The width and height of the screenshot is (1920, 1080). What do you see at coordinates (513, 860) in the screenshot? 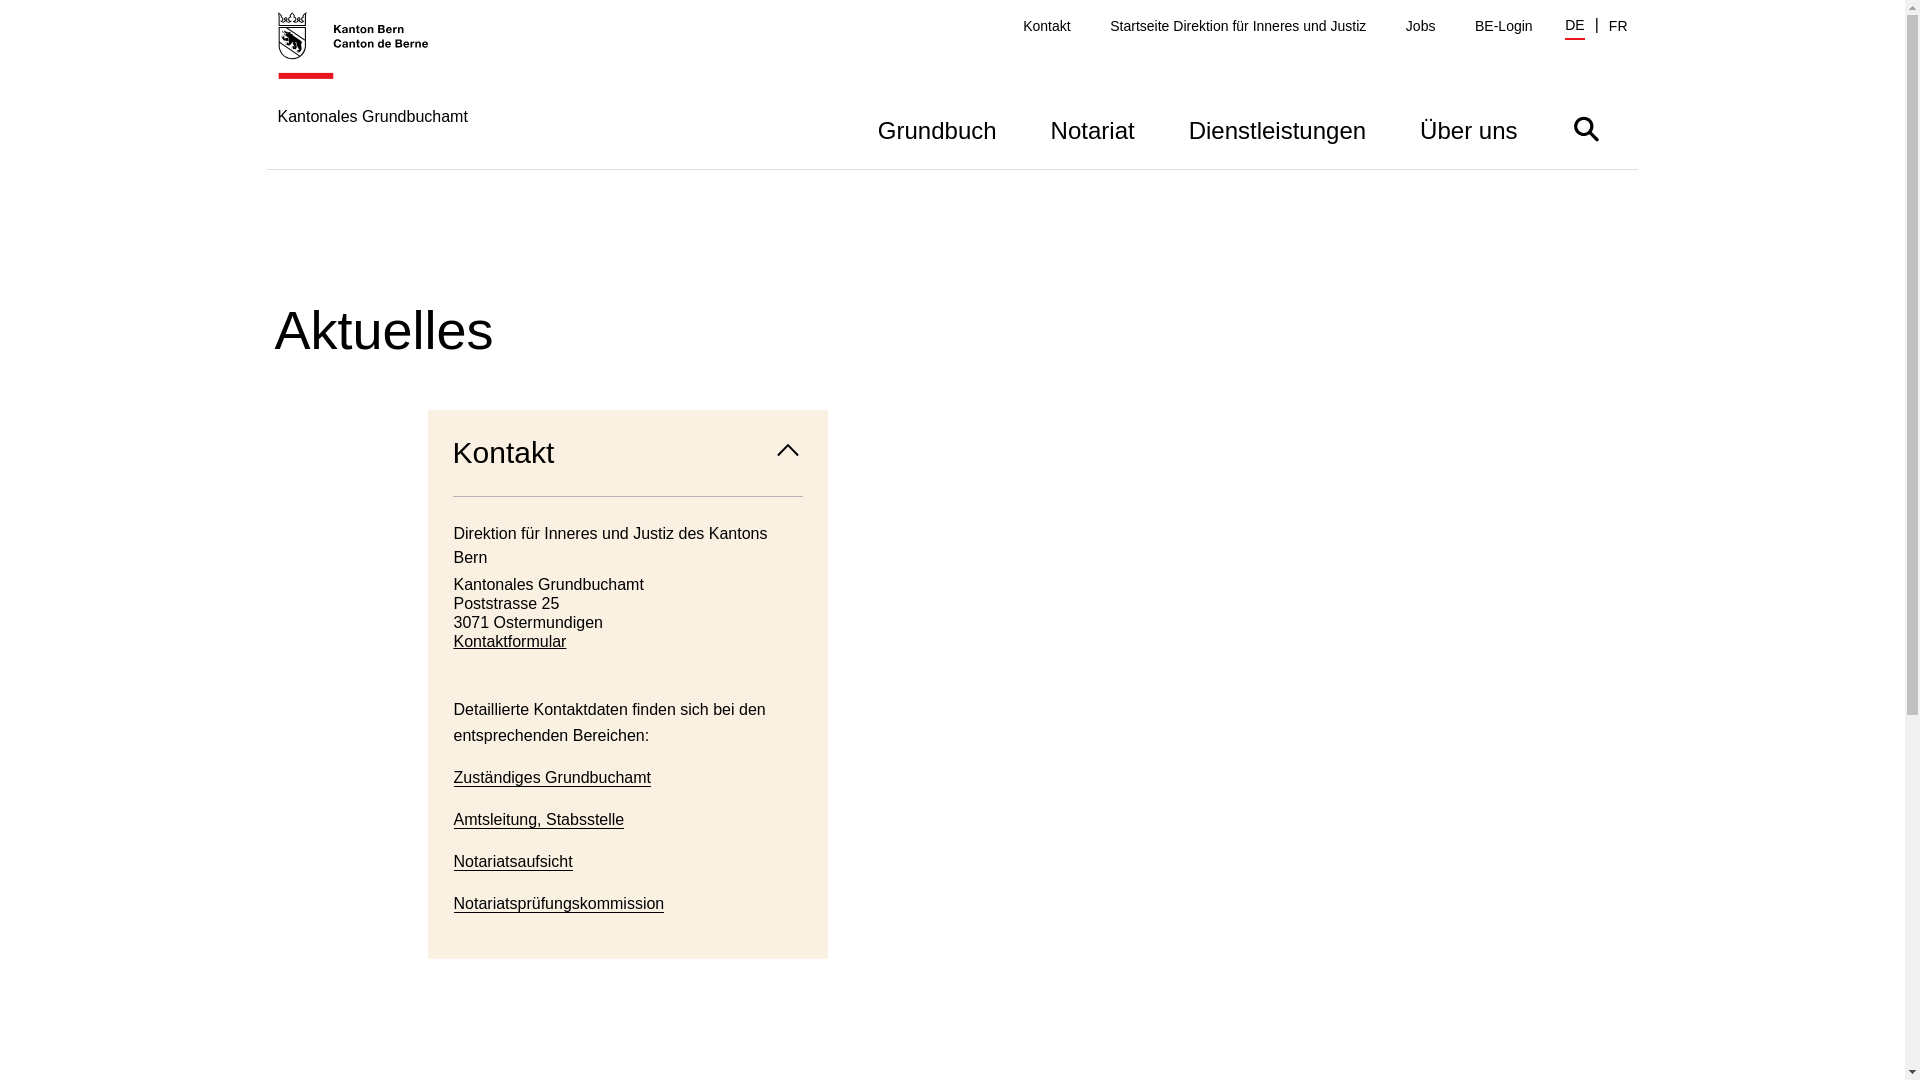
I see `'Notariatsaufsicht'` at bounding box center [513, 860].